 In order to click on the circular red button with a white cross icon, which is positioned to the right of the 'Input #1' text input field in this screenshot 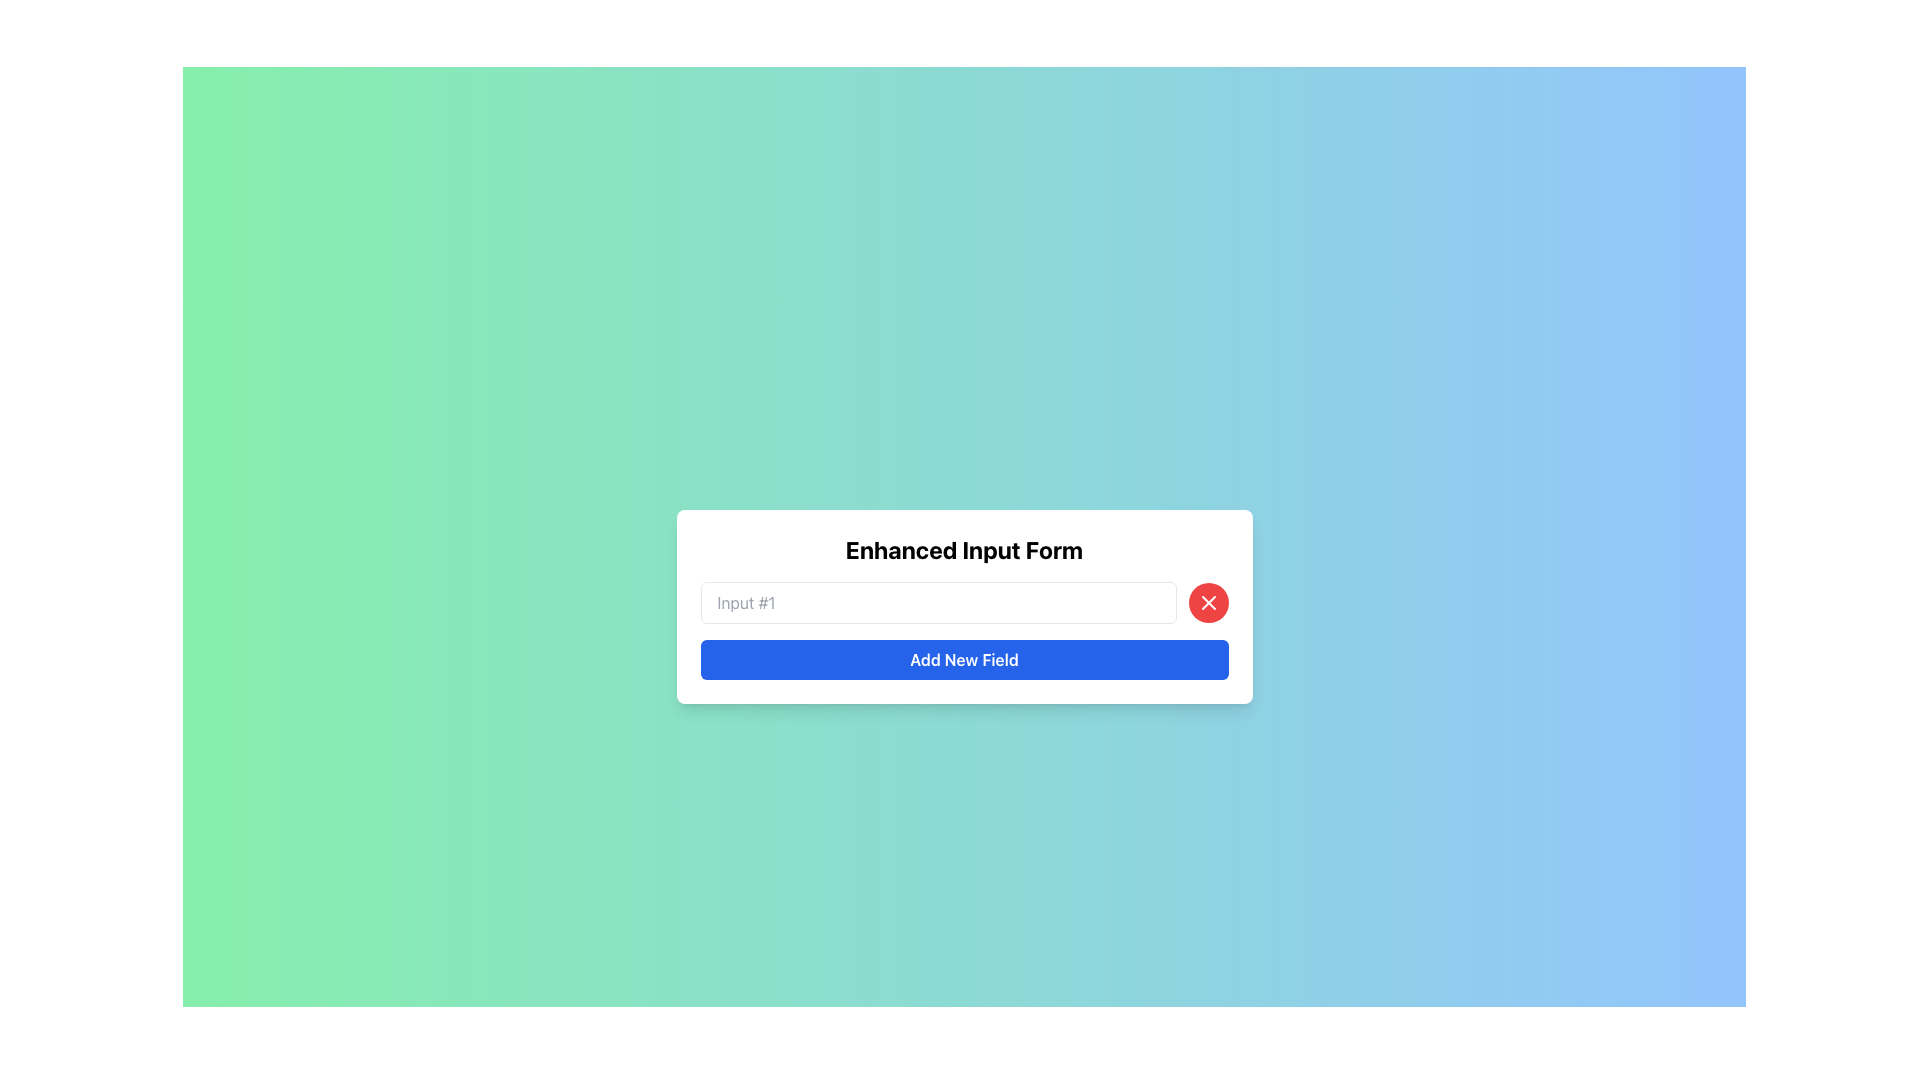, I will do `click(1207, 601)`.